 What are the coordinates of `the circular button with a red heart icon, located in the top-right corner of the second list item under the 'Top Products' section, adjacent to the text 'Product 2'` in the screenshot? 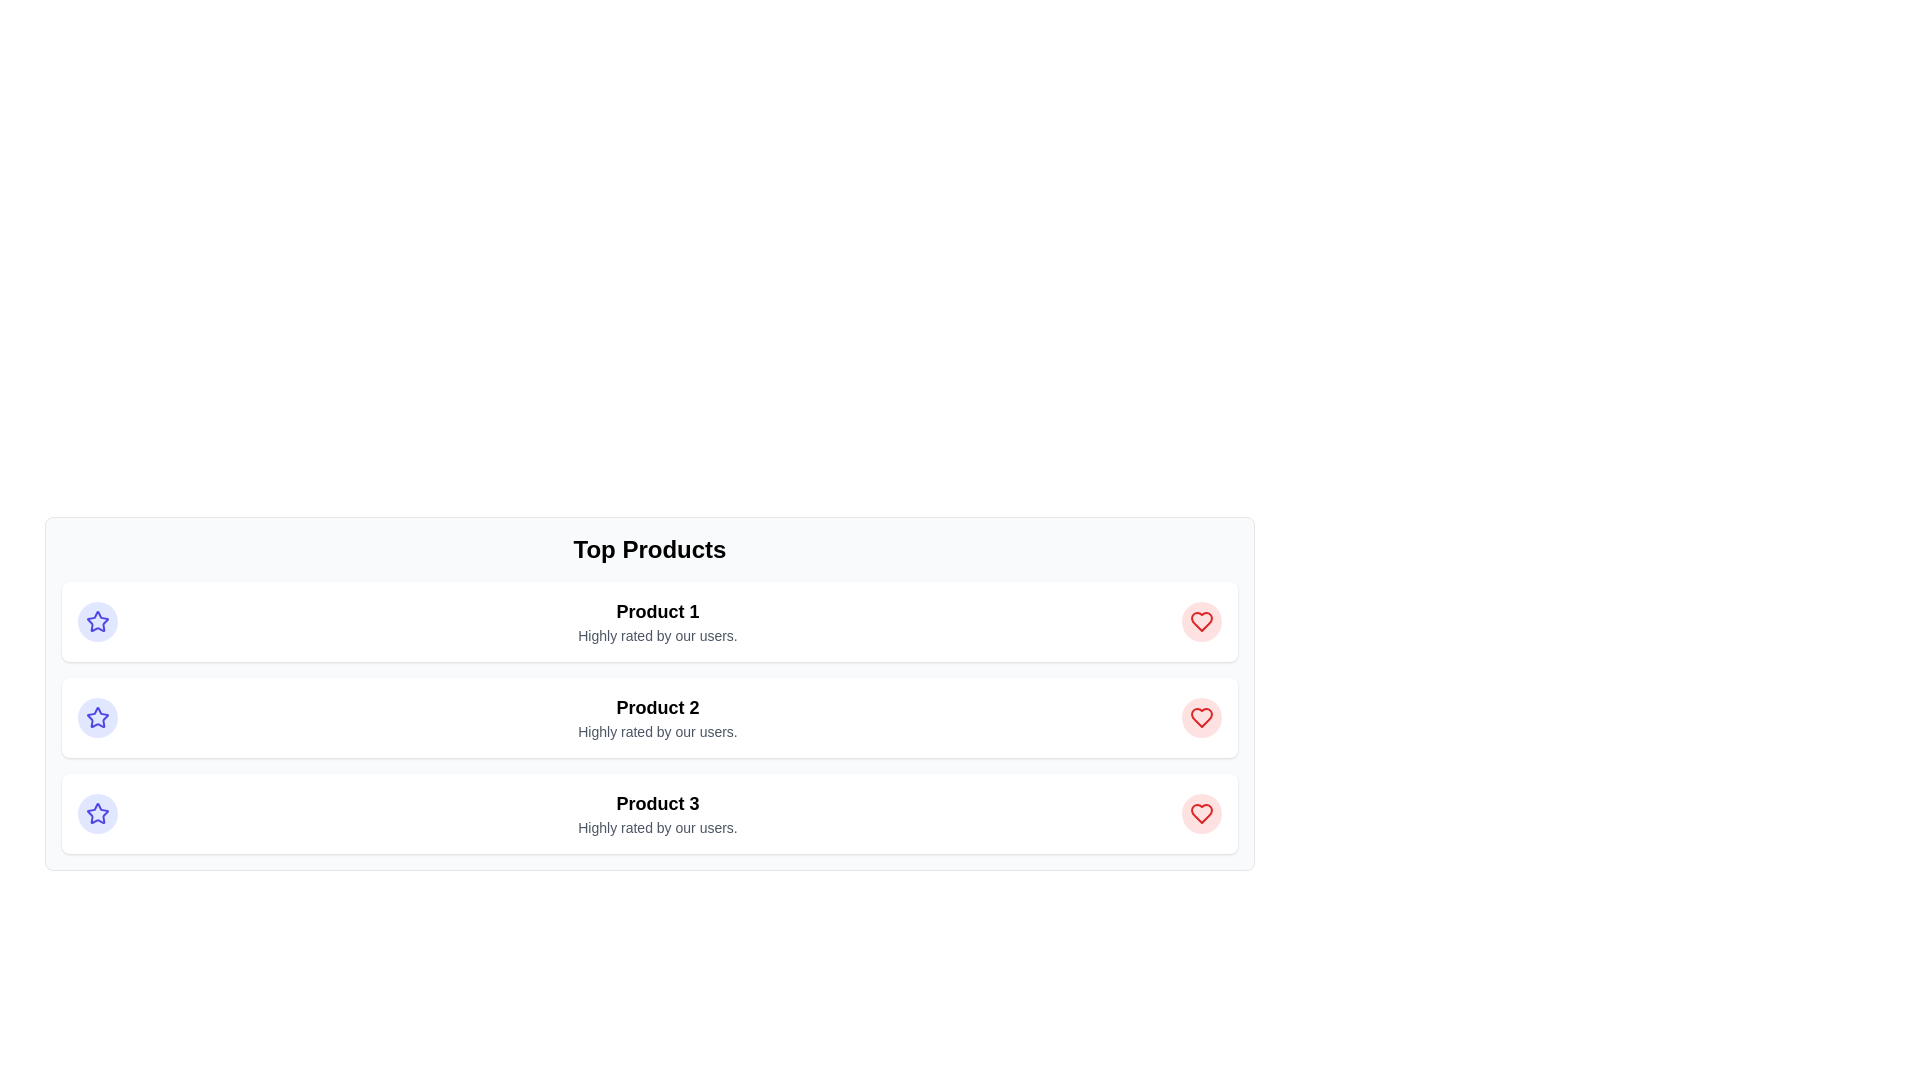 It's located at (1200, 716).